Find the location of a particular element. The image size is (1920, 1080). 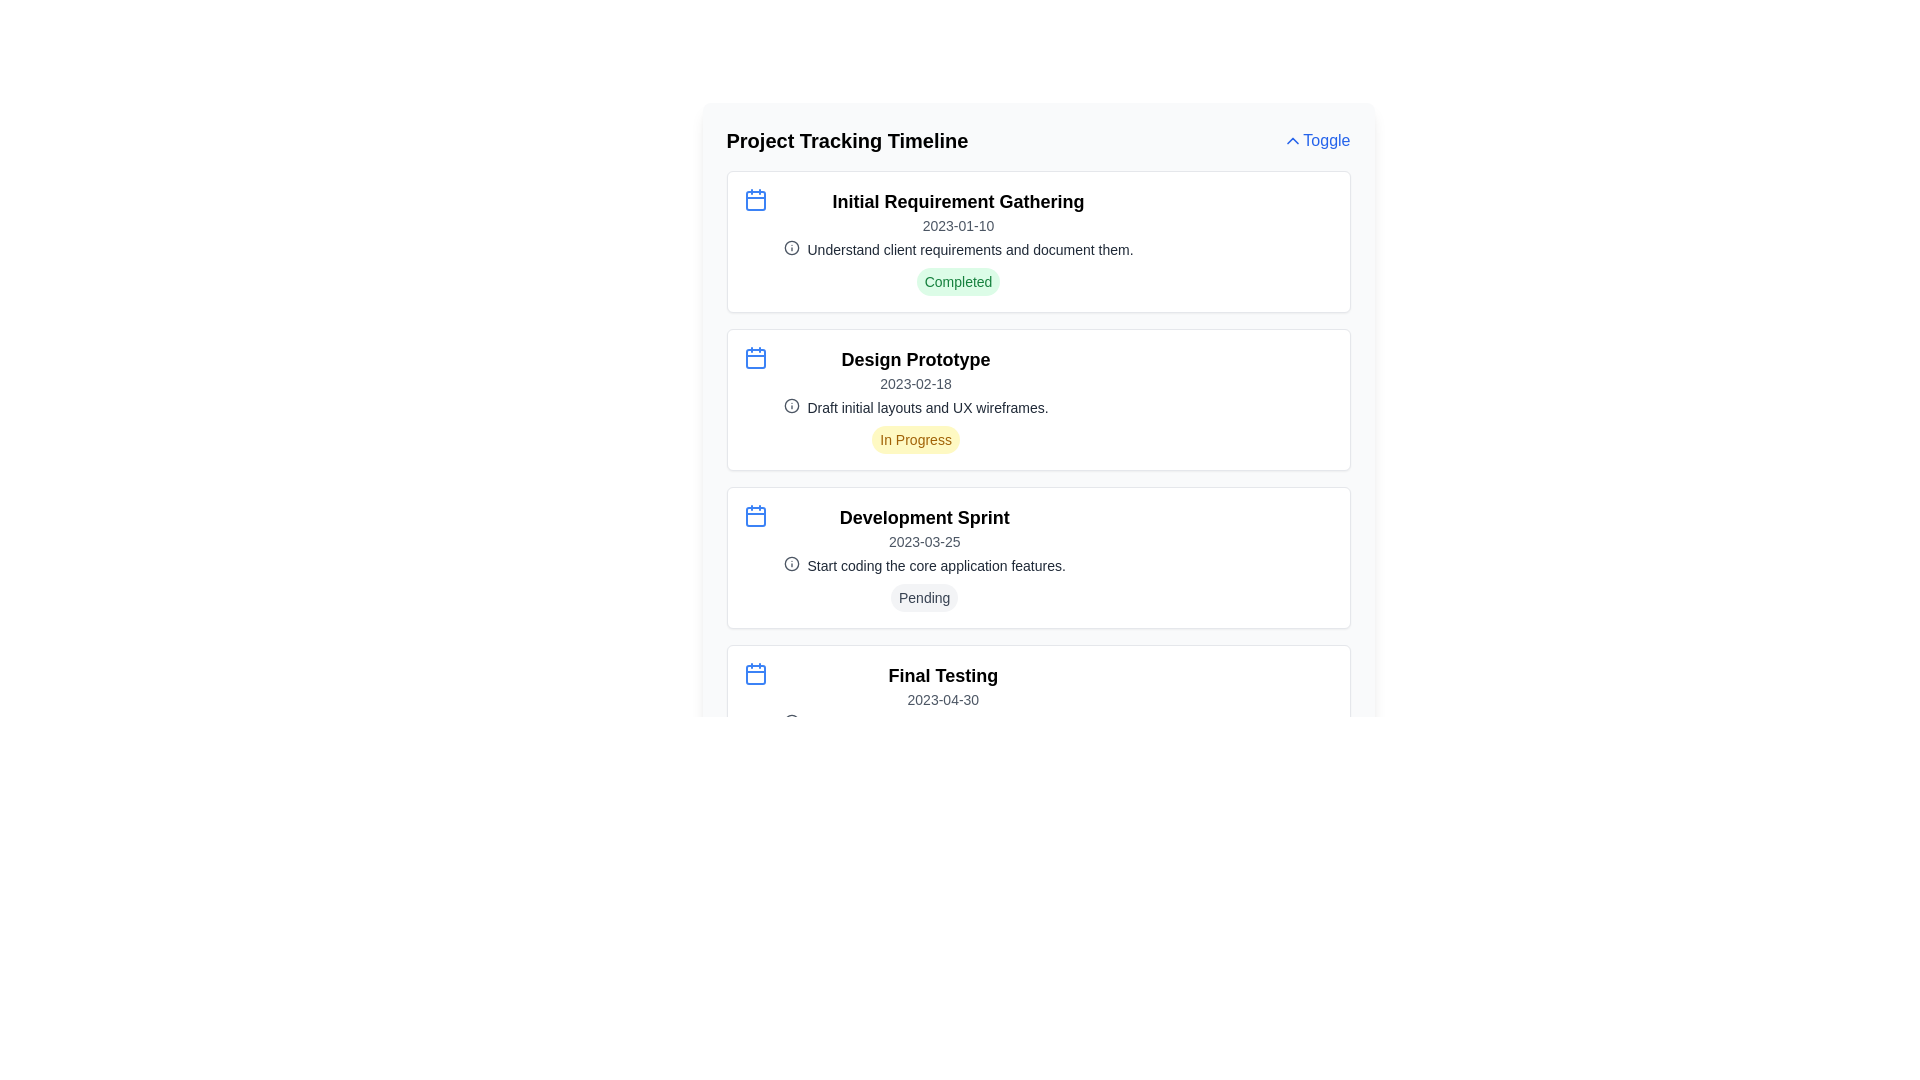

the 'Toggle' button, which features blue text and an upward-pointing chevron icon, to trigger the hover state that changes the text color to a darker blue is located at coordinates (1316, 140).